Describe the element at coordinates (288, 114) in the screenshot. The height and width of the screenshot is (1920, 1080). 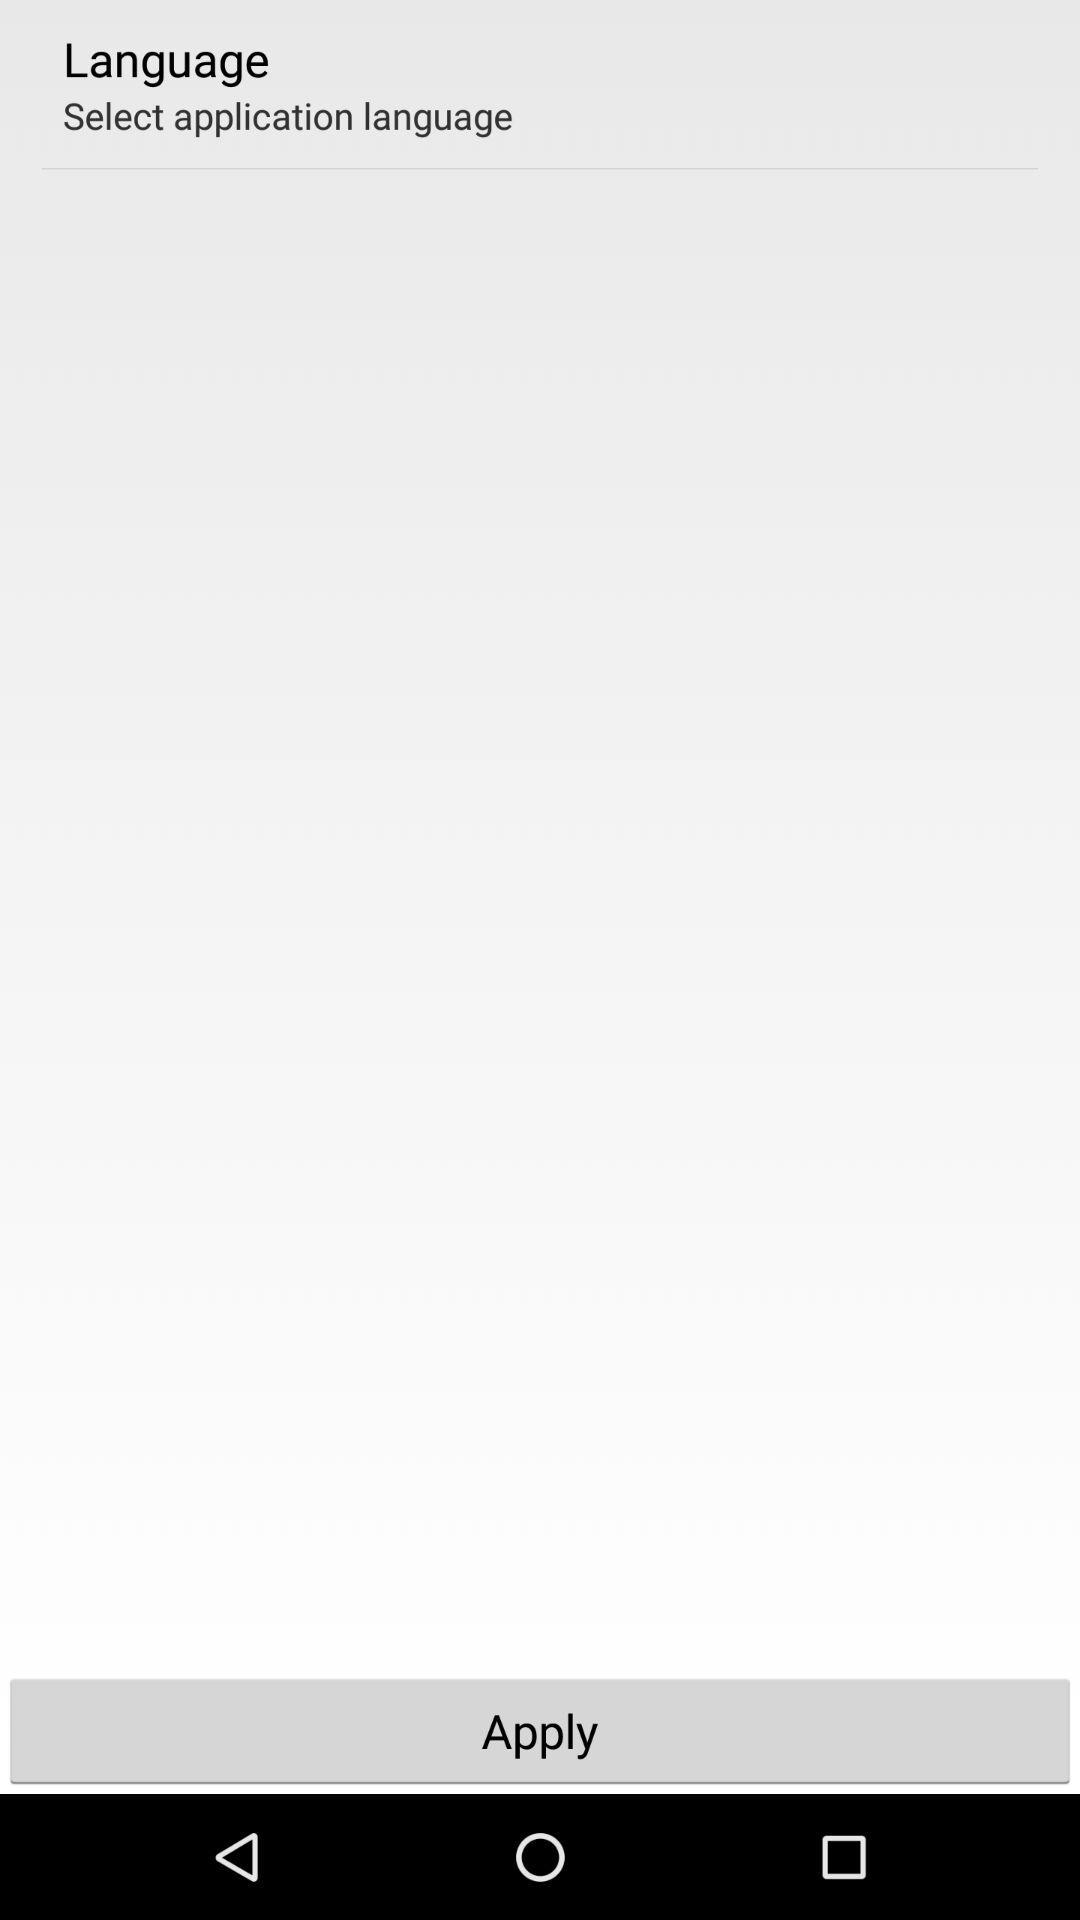
I see `the icon below language` at that location.